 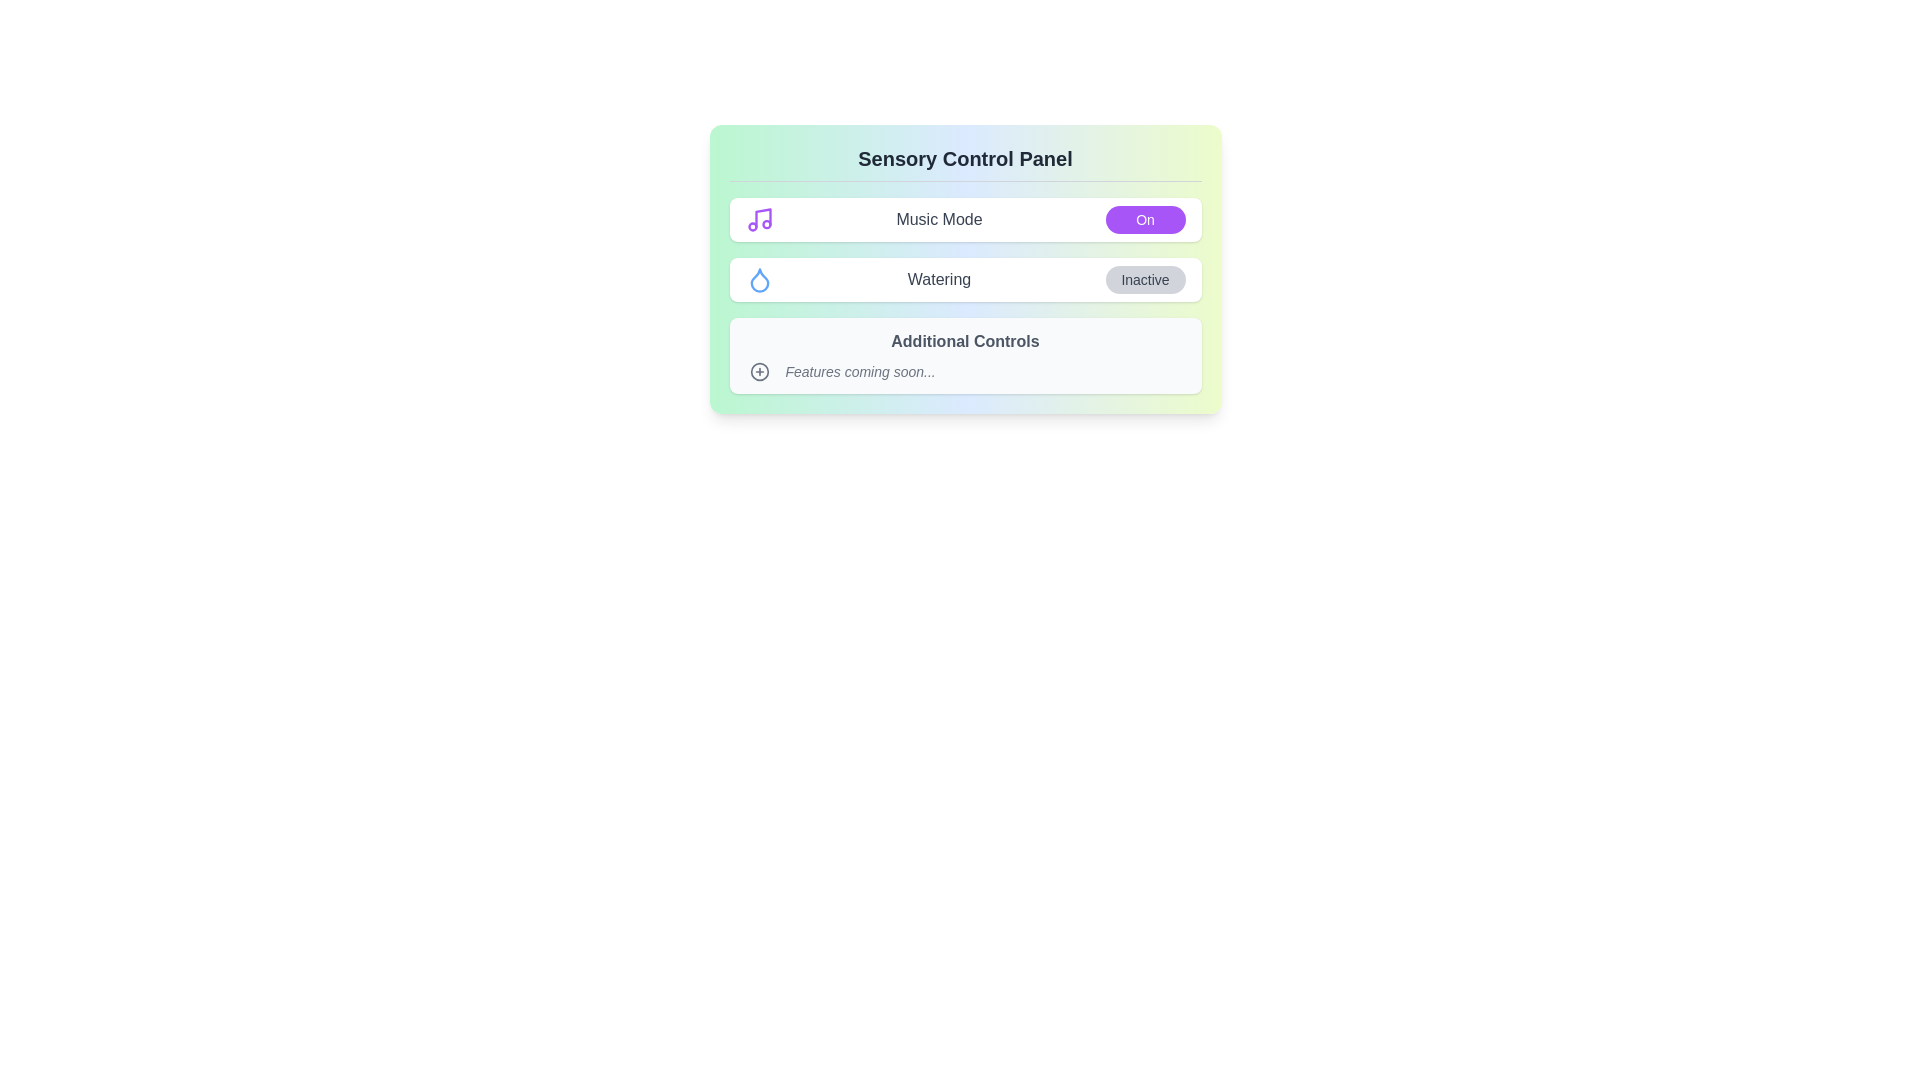 What do you see at coordinates (758, 280) in the screenshot?
I see `the blue droplet icon located next to the 'Watering' text label in the 'Watering' control section of the 'Sensory Control Panel'` at bounding box center [758, 280].